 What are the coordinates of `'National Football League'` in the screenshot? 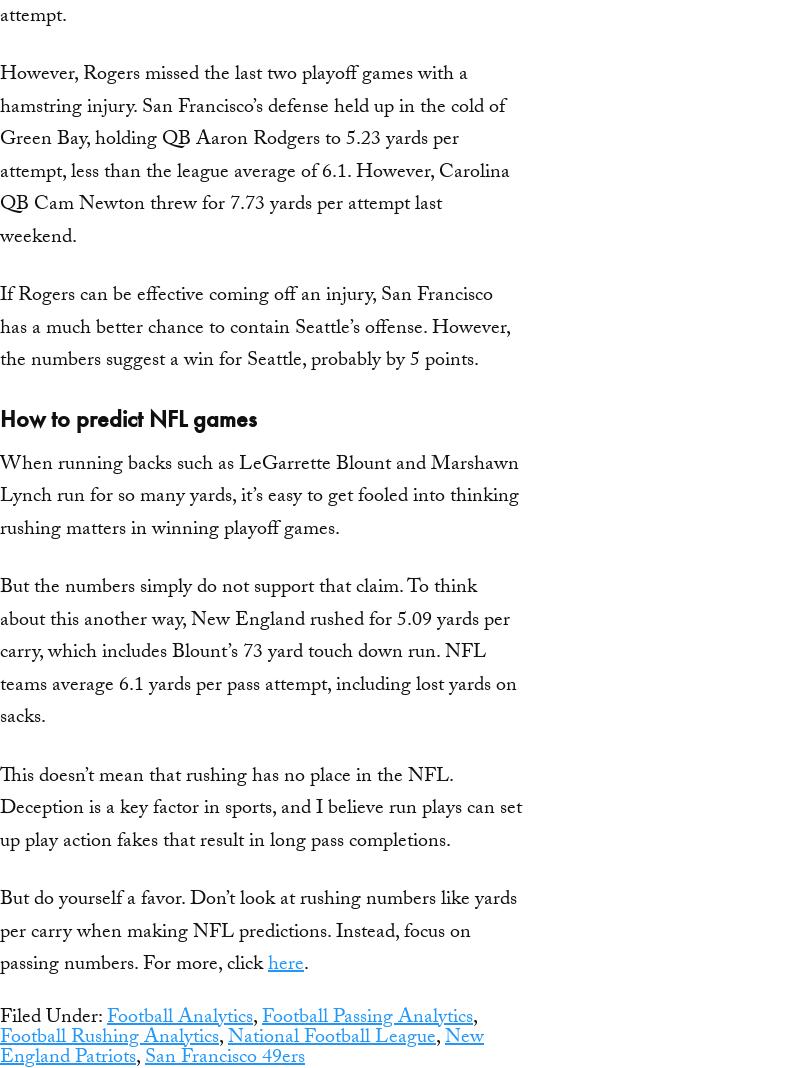 It's located at (331, 1037).